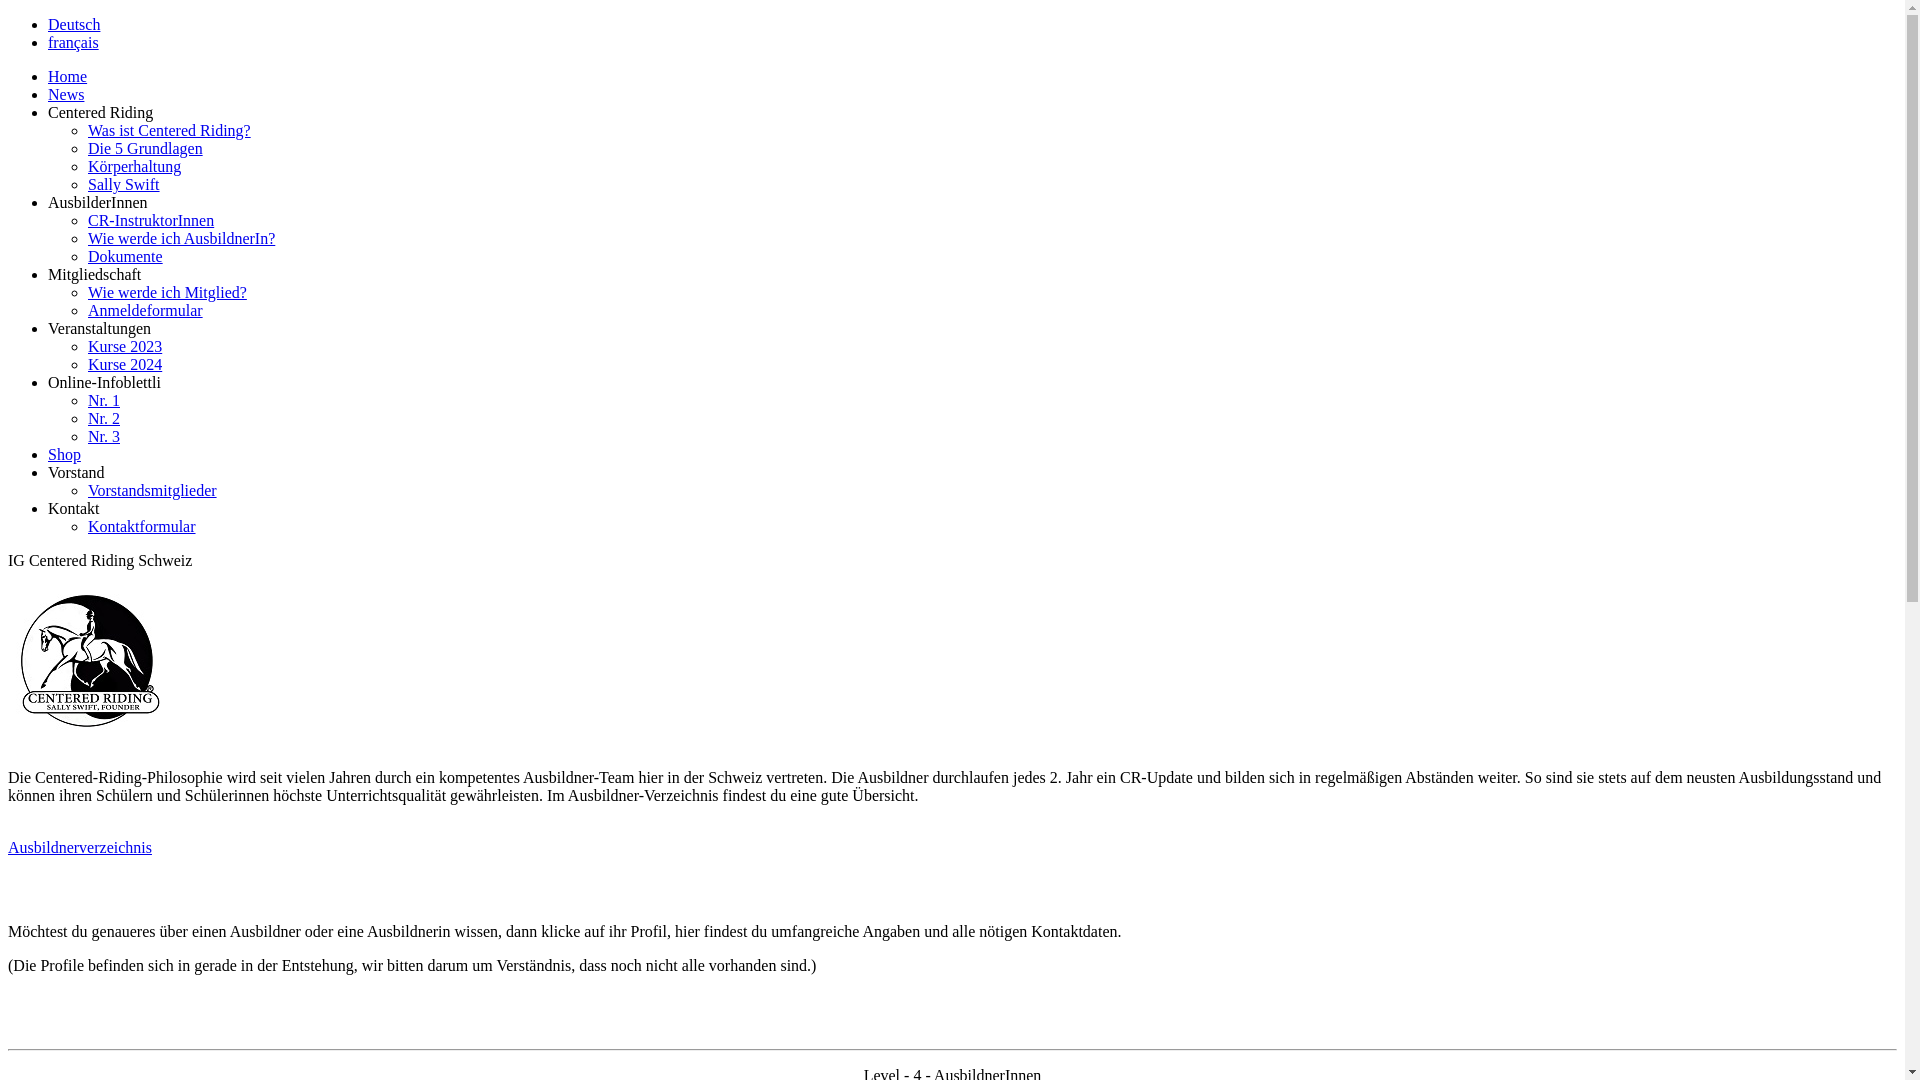 This screenshot has height=1080, width=1920. What do you see at coordinates (86, 435) in the screenshot?
I see `'Nr. 3'` at bounding box center [86, 435].